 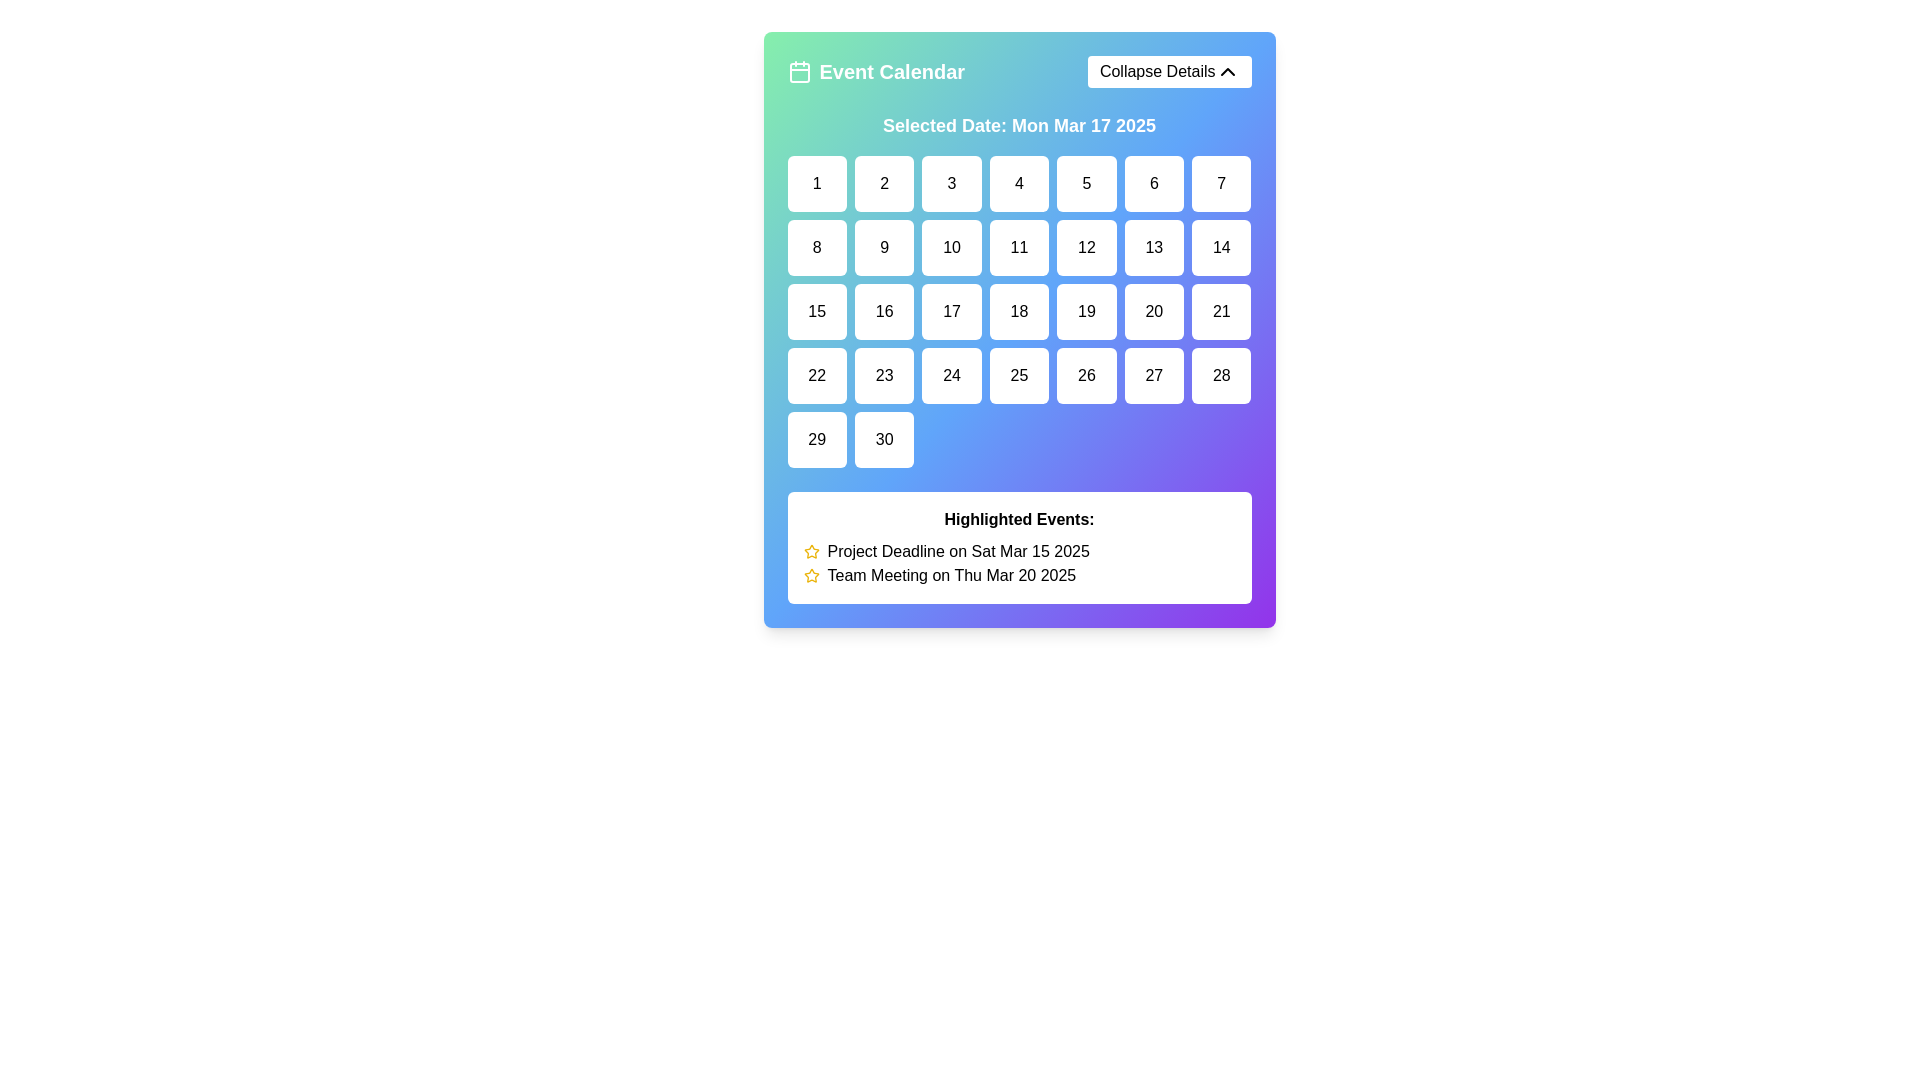 I want to click on the 'Team Meeting' text label in the 'Highlighted Events' section, which displays the date 'Thu Mar 20 2025.', so click(x=1019, y=575).